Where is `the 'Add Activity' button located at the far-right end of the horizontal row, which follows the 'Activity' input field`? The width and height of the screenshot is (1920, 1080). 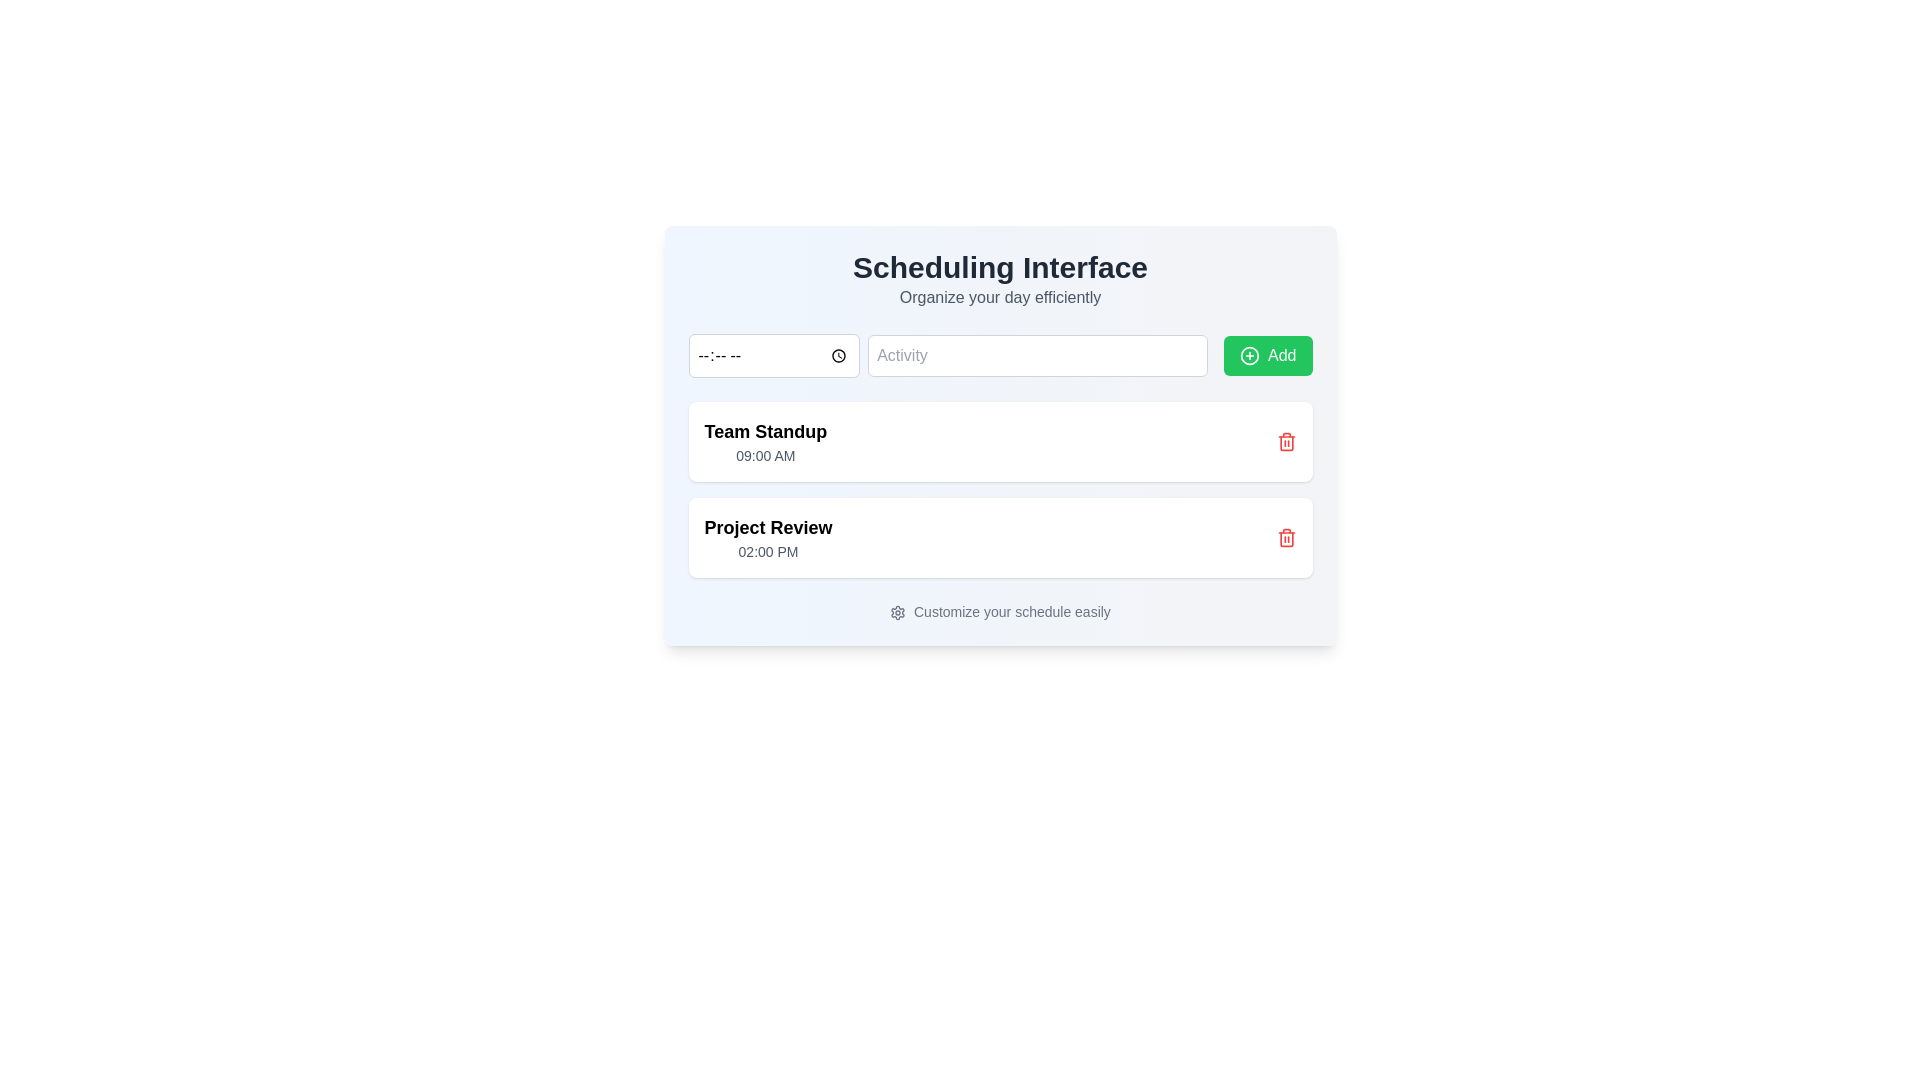
the 'Add Activity' button located at the far-right end of the horizontal row, which follows the 'Activity' input field is located at coordinates (1267, 354).